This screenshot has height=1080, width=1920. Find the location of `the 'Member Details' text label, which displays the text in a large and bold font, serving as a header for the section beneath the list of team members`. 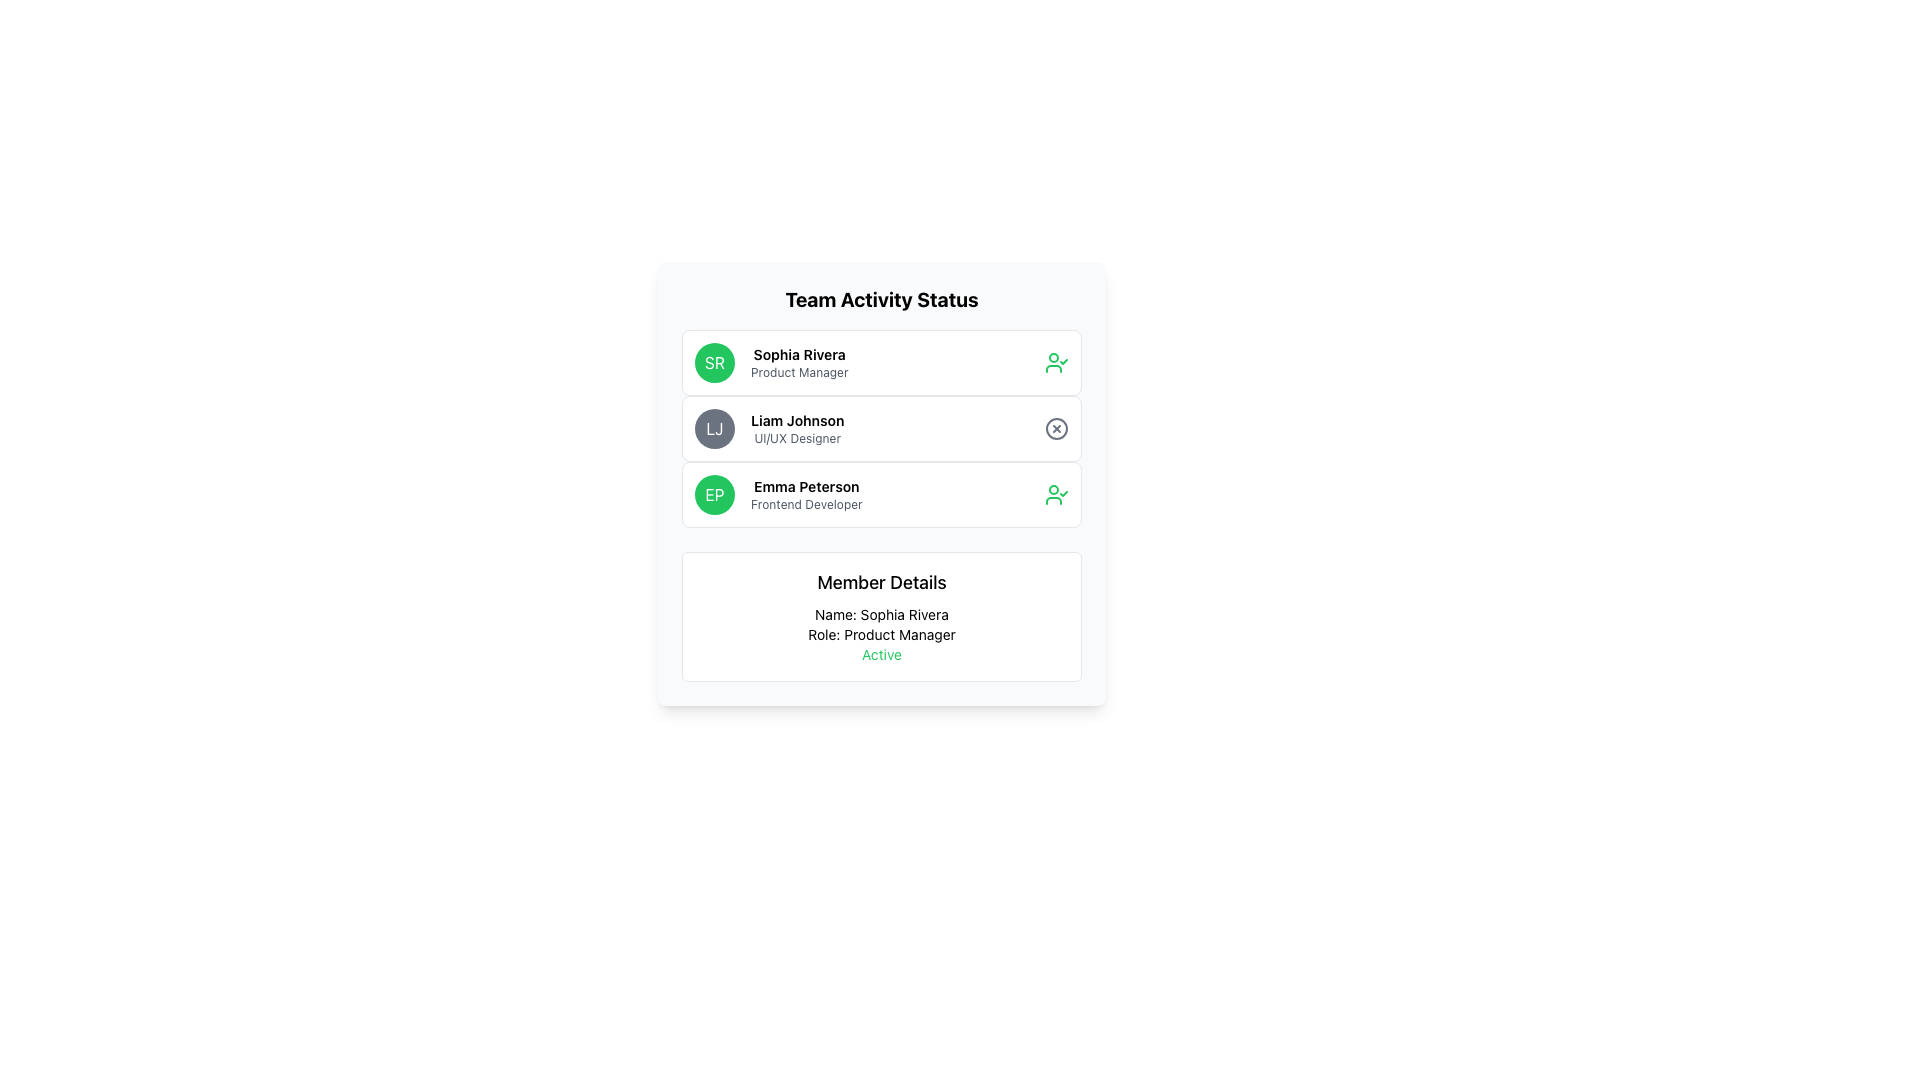

the 'Member Details' text label, which displays the text in a large and bold font, serving as a header for the section beneath the list of team members is located at coordinates (881, 582).